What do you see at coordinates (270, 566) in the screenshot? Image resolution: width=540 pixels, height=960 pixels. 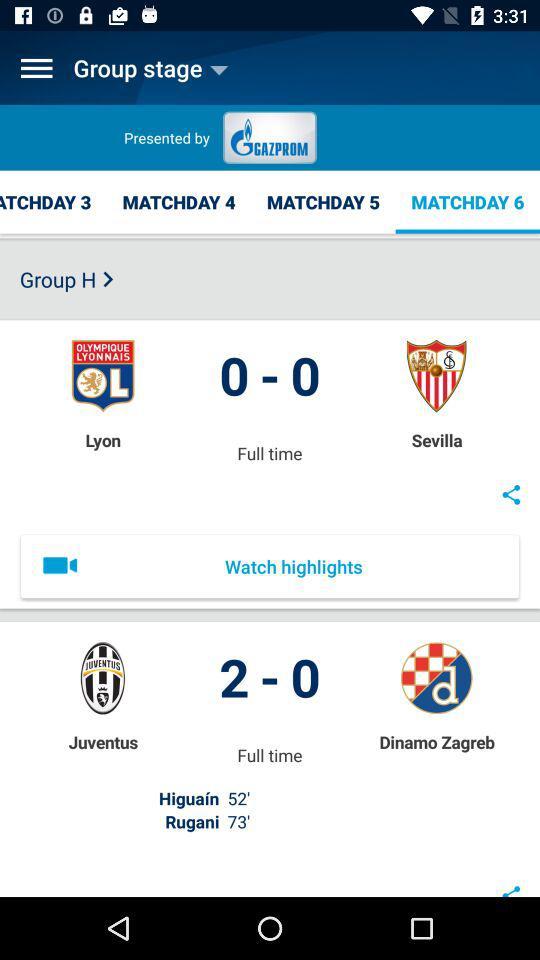 I see `watch highlights item` at bounding box center [270, 566].